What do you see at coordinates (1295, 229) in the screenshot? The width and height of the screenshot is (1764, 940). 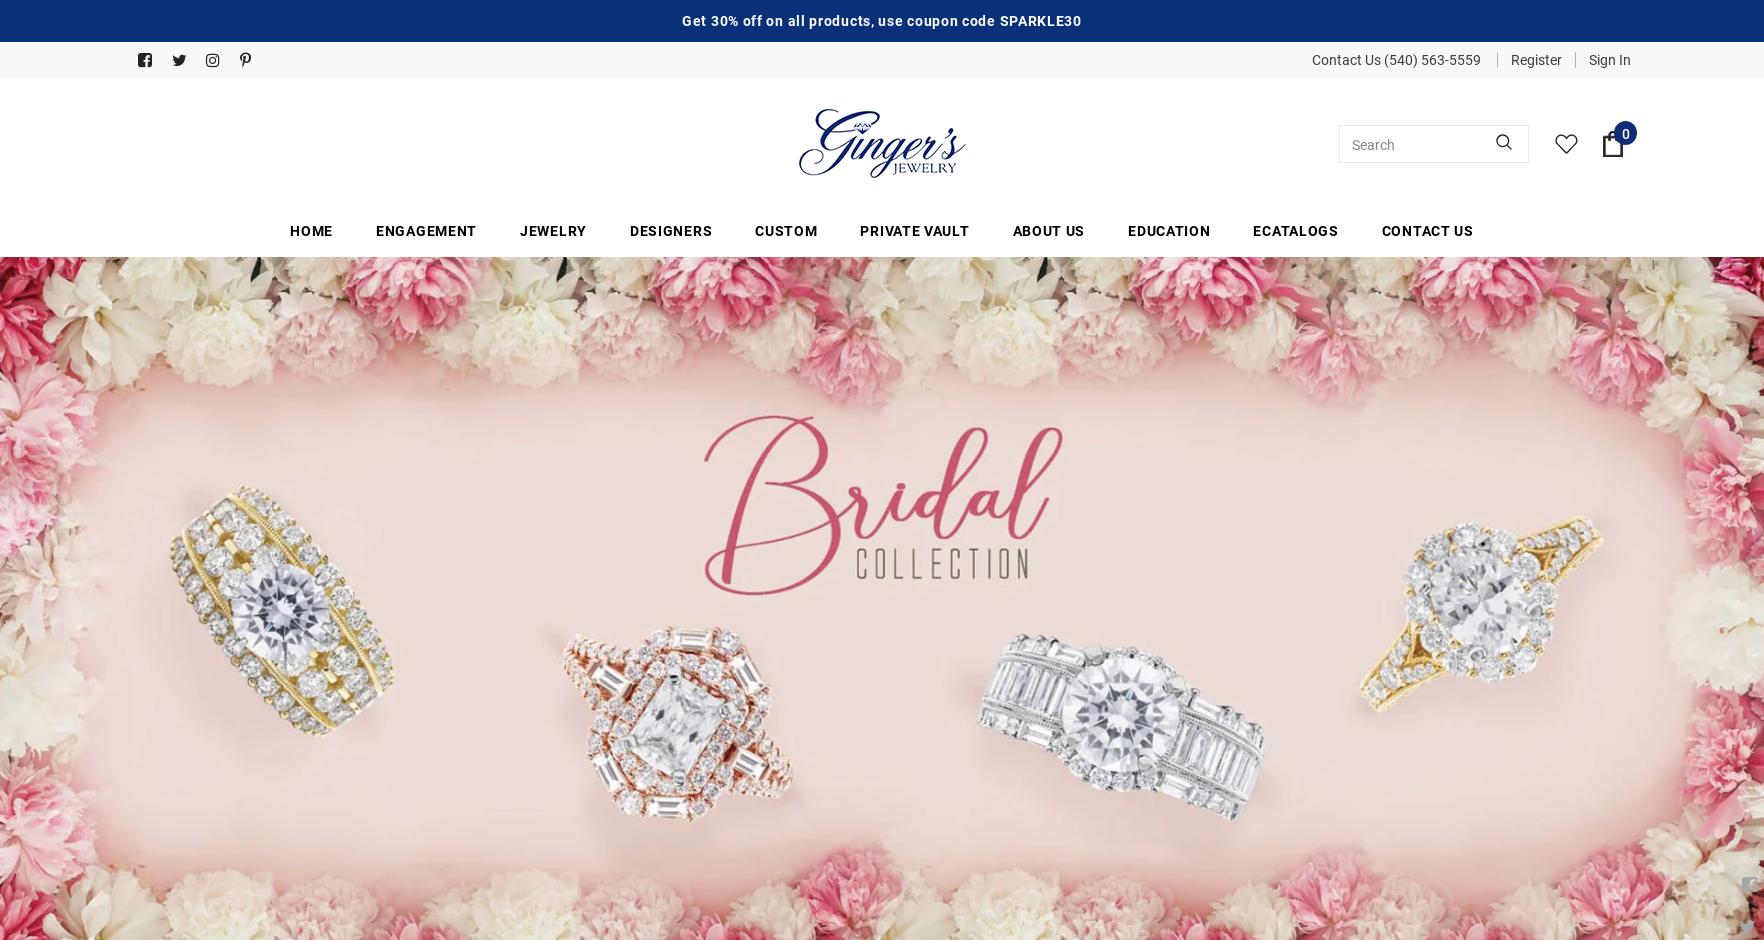 I see `'Ecatalogs'` at bounding box center [1295, 229].